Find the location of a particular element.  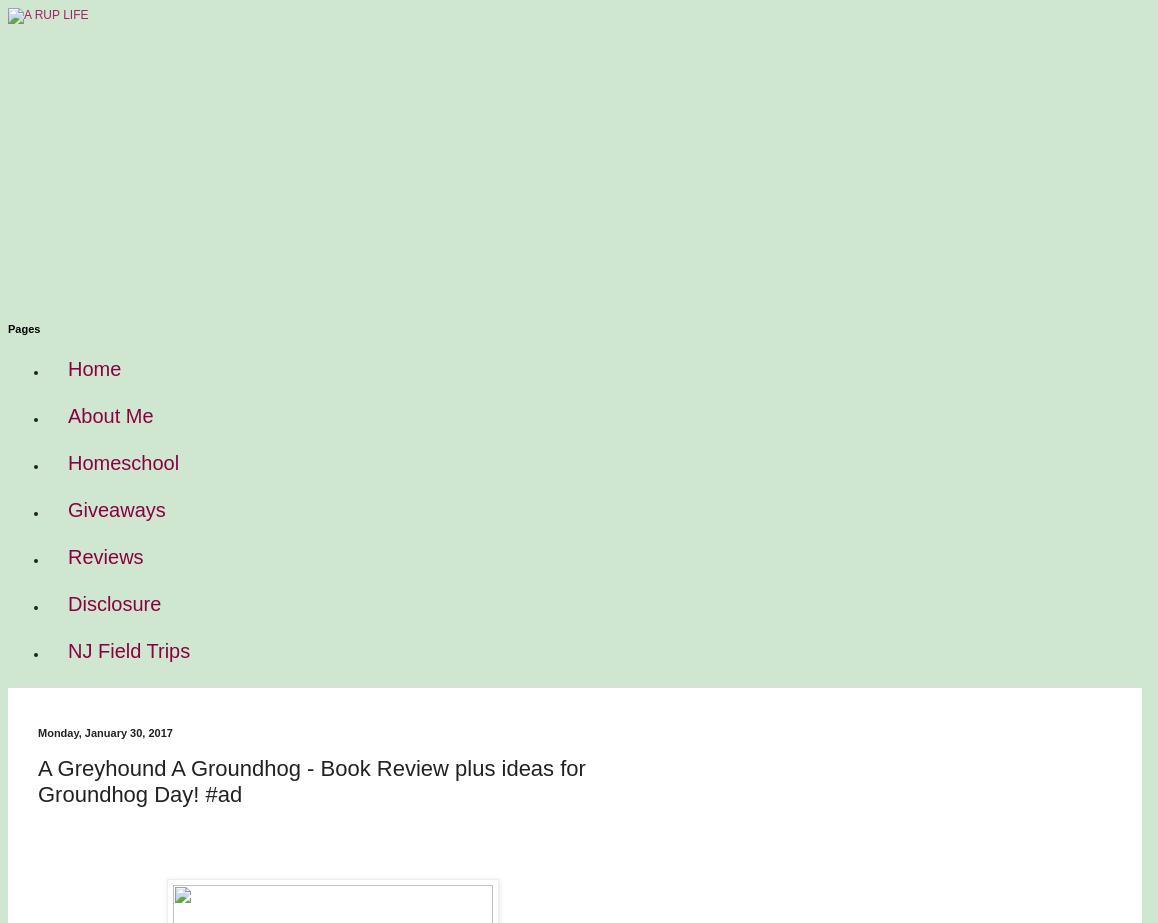

'About Me' is located at coordinates (67, 415).